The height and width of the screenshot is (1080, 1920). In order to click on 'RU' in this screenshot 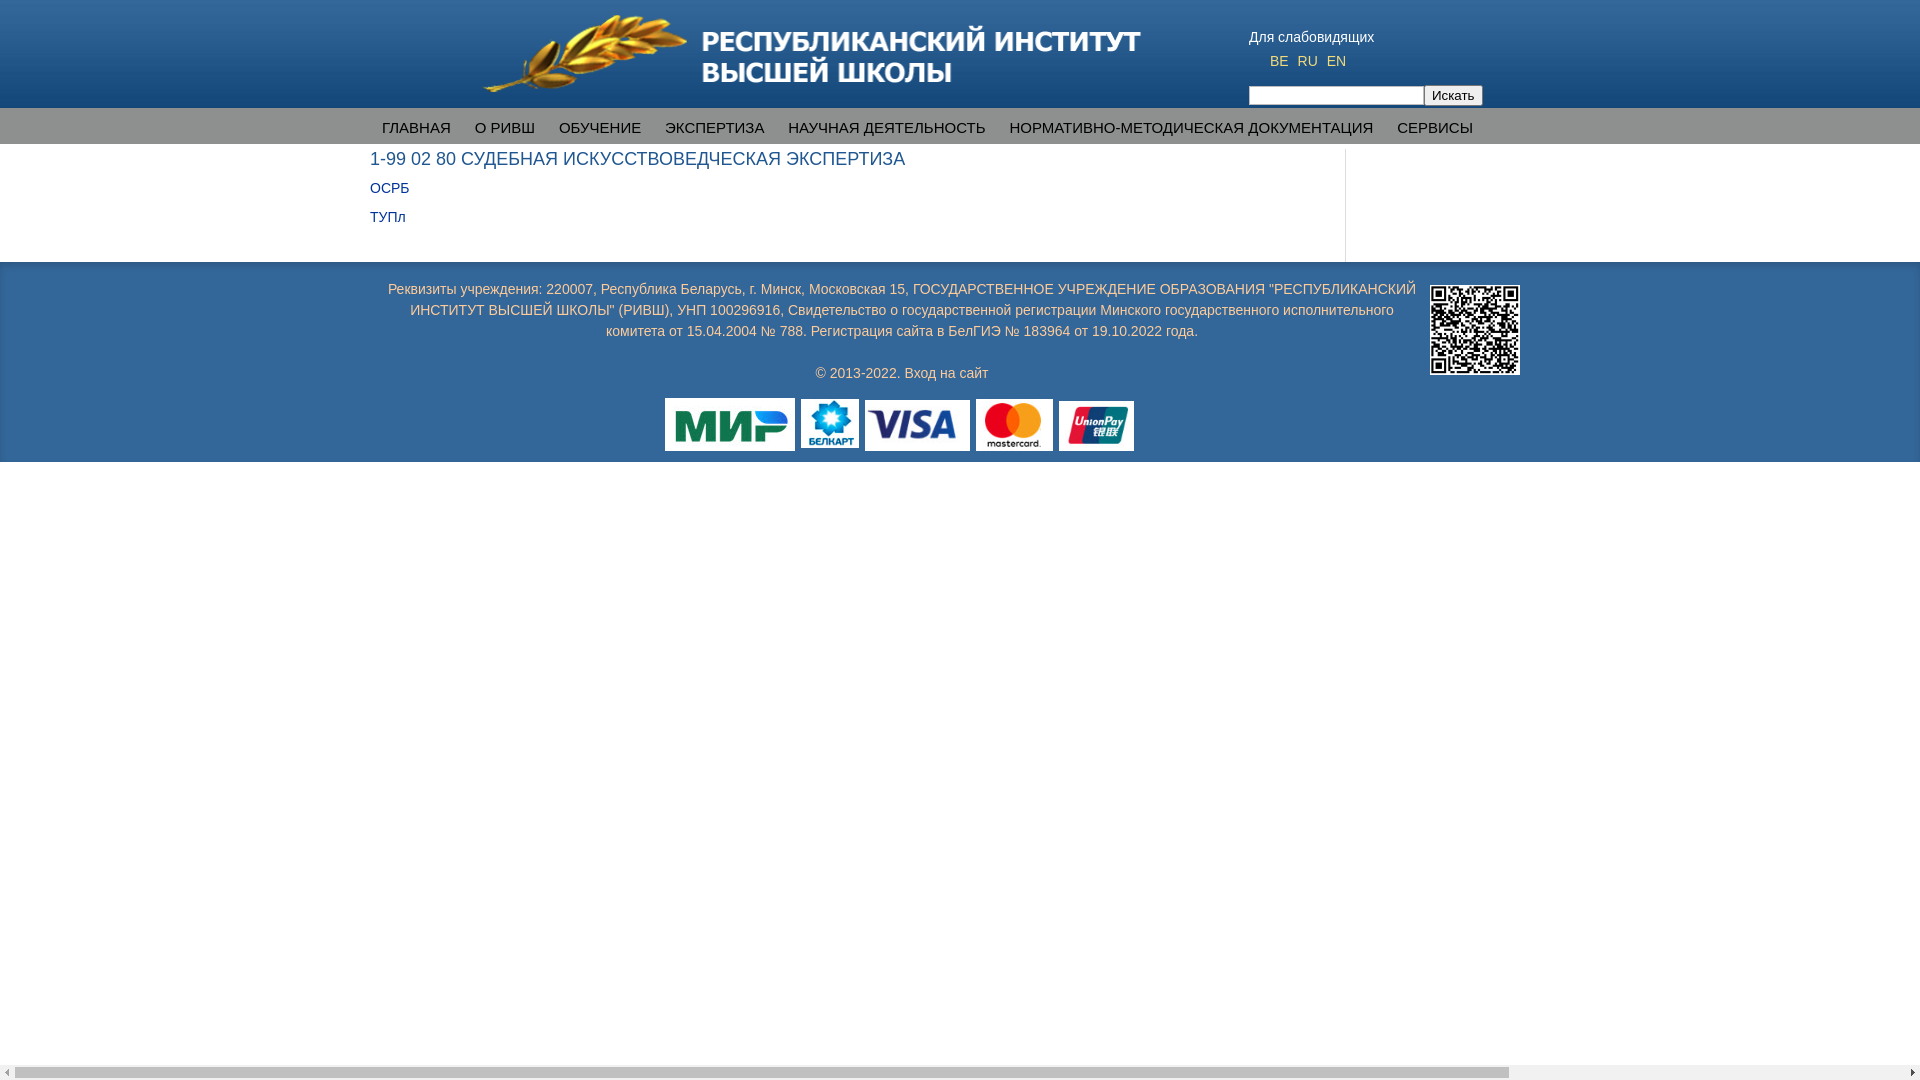, I will do `click(1310, 60)`.